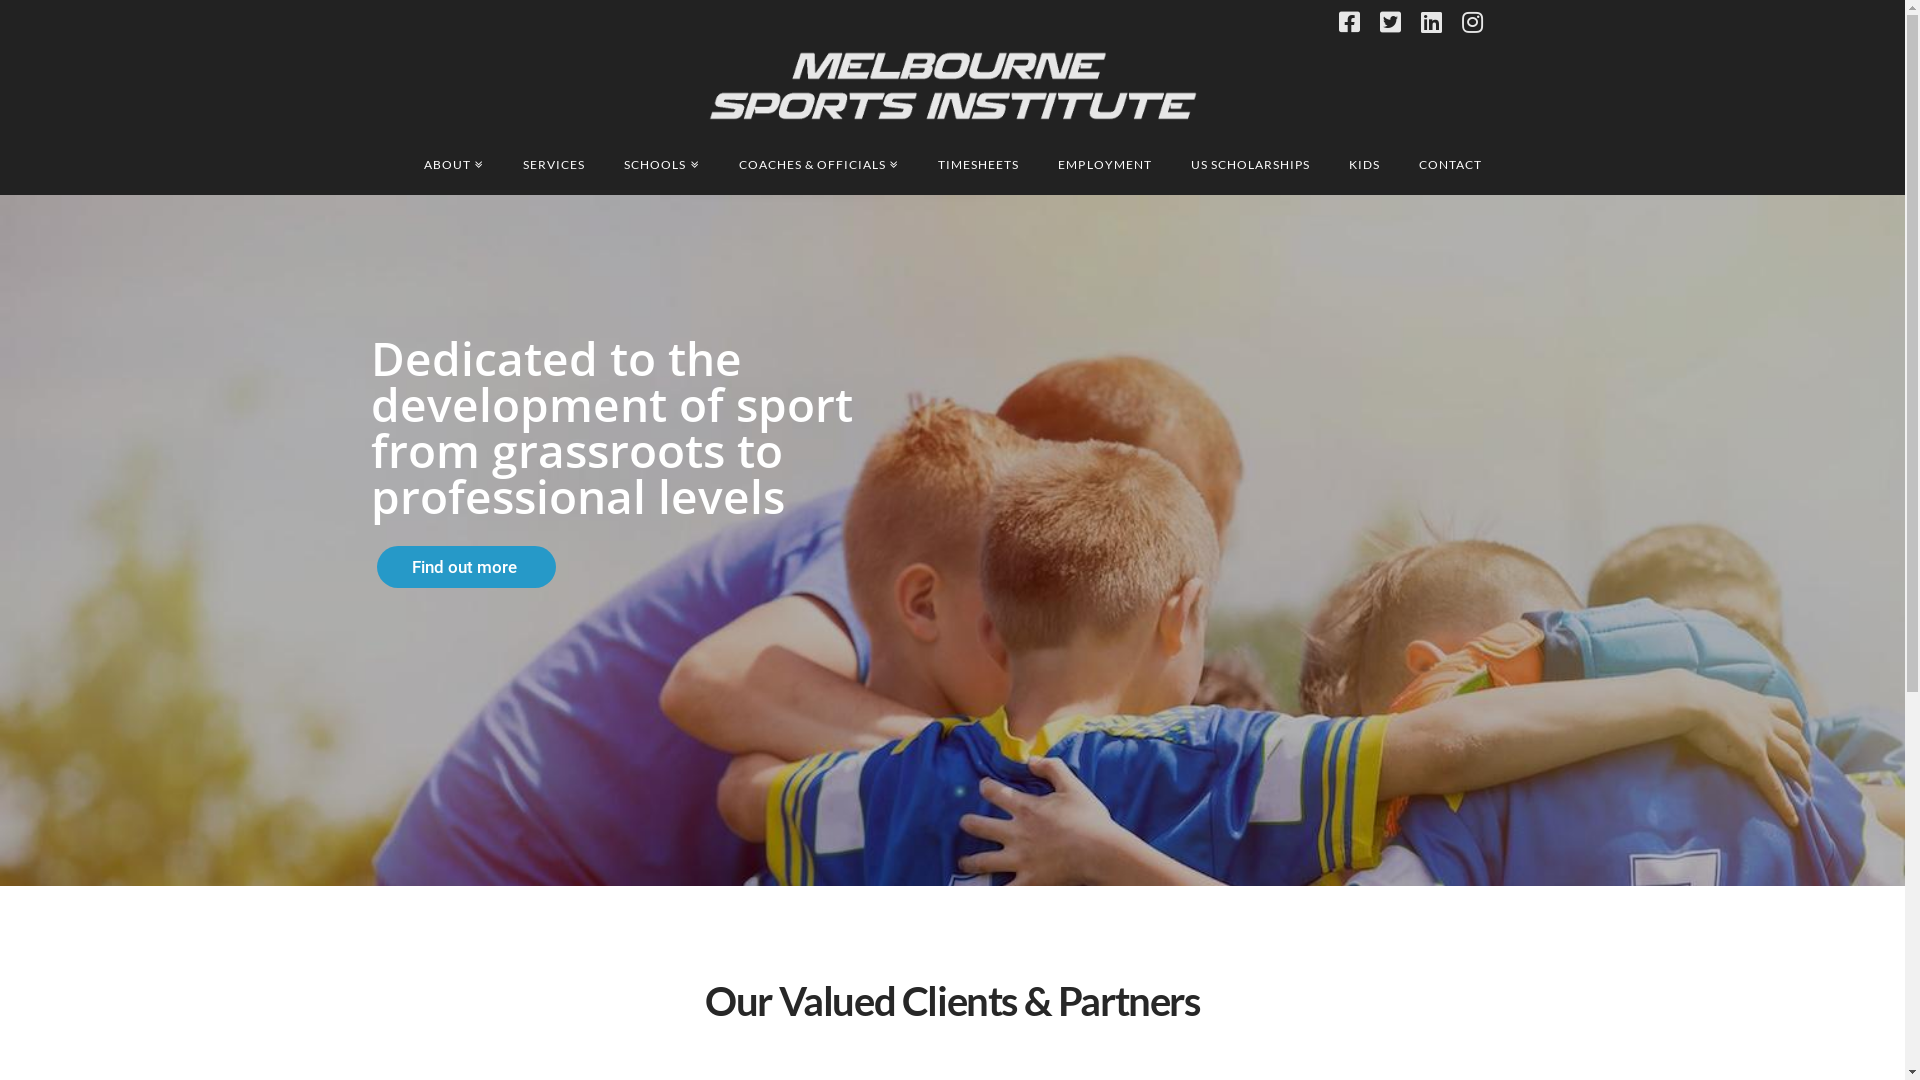  I want to click on 'ABOUT', so click(452, 164).